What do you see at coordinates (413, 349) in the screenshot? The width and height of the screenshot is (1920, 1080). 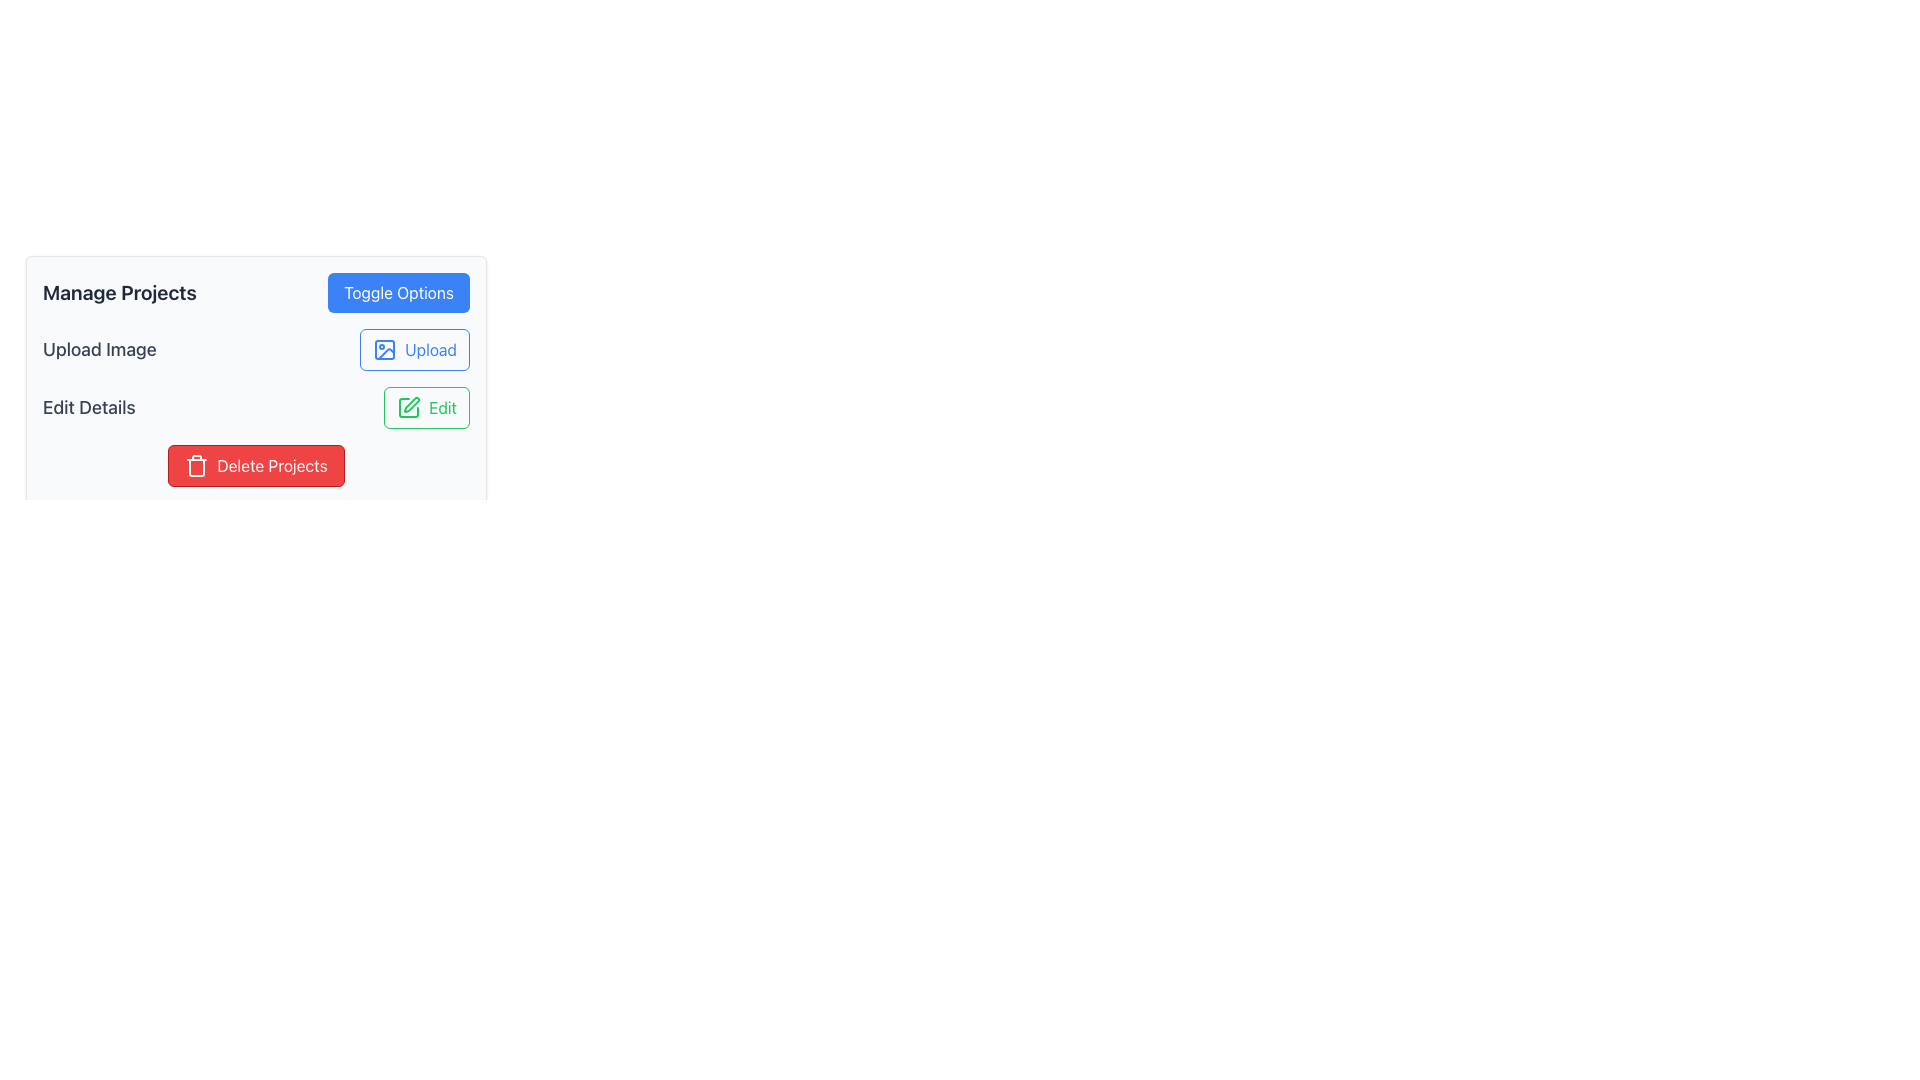 I see `the interactive button located in the middle-right section of the interface to initiate the upload action for images or files` at bounding box center [413, 349].